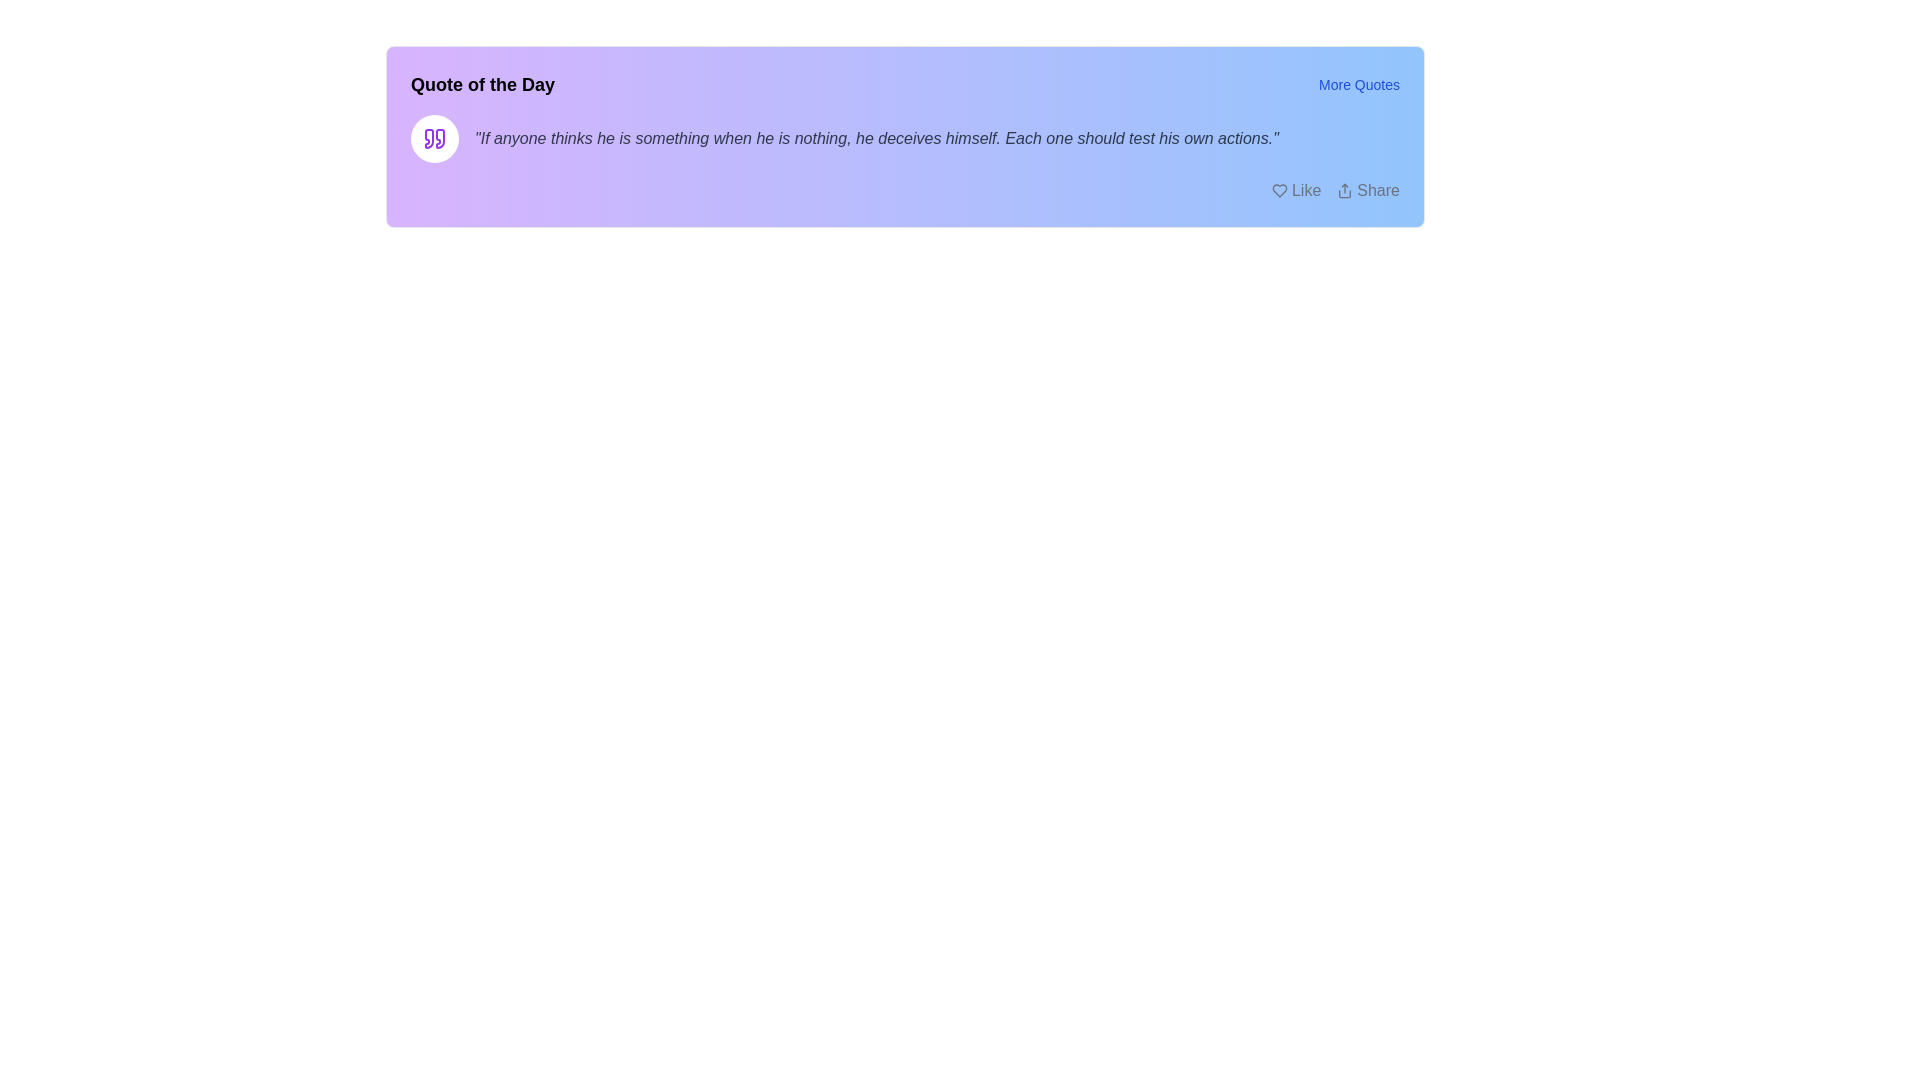 The image size is (1920, 1080). I want to click on the 'Like' button, so click(1296, 191).